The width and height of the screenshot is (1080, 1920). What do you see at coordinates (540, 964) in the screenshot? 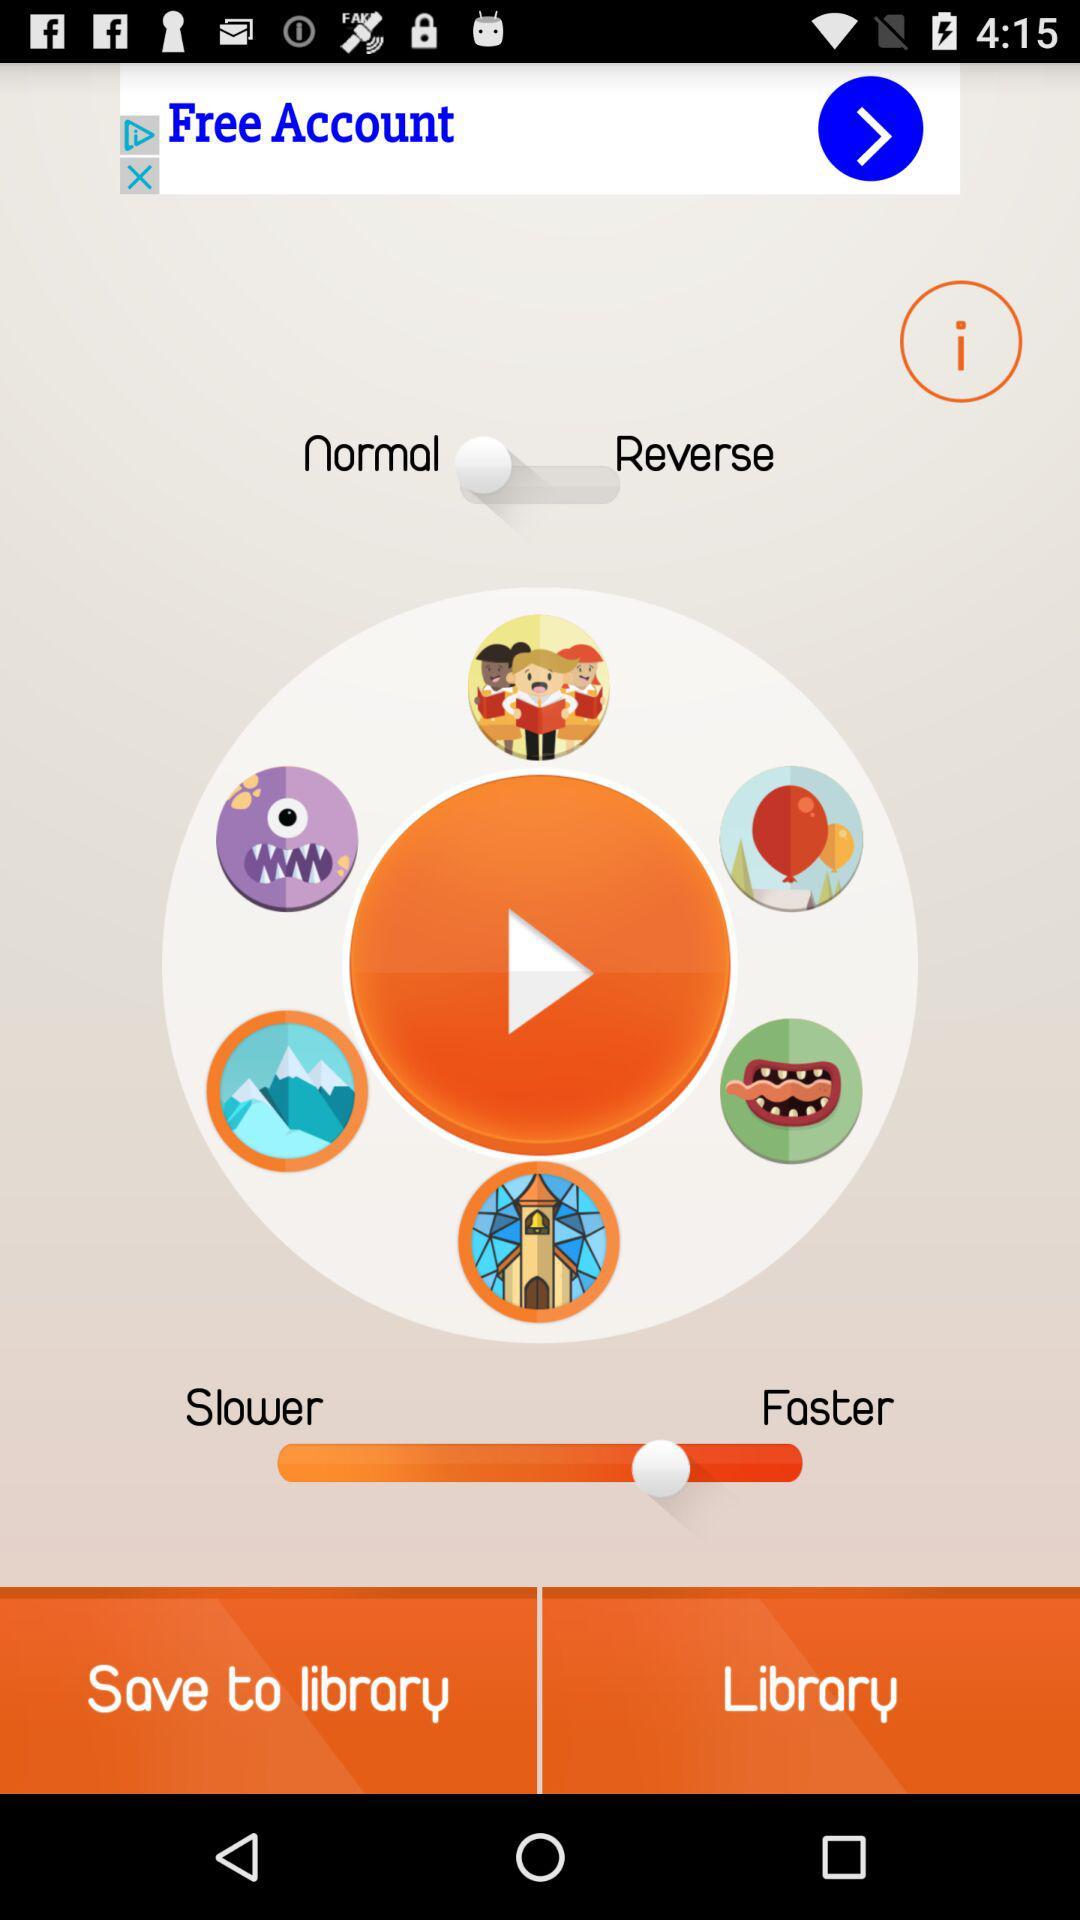
I see `the center image` at bounding box center [540, 964].